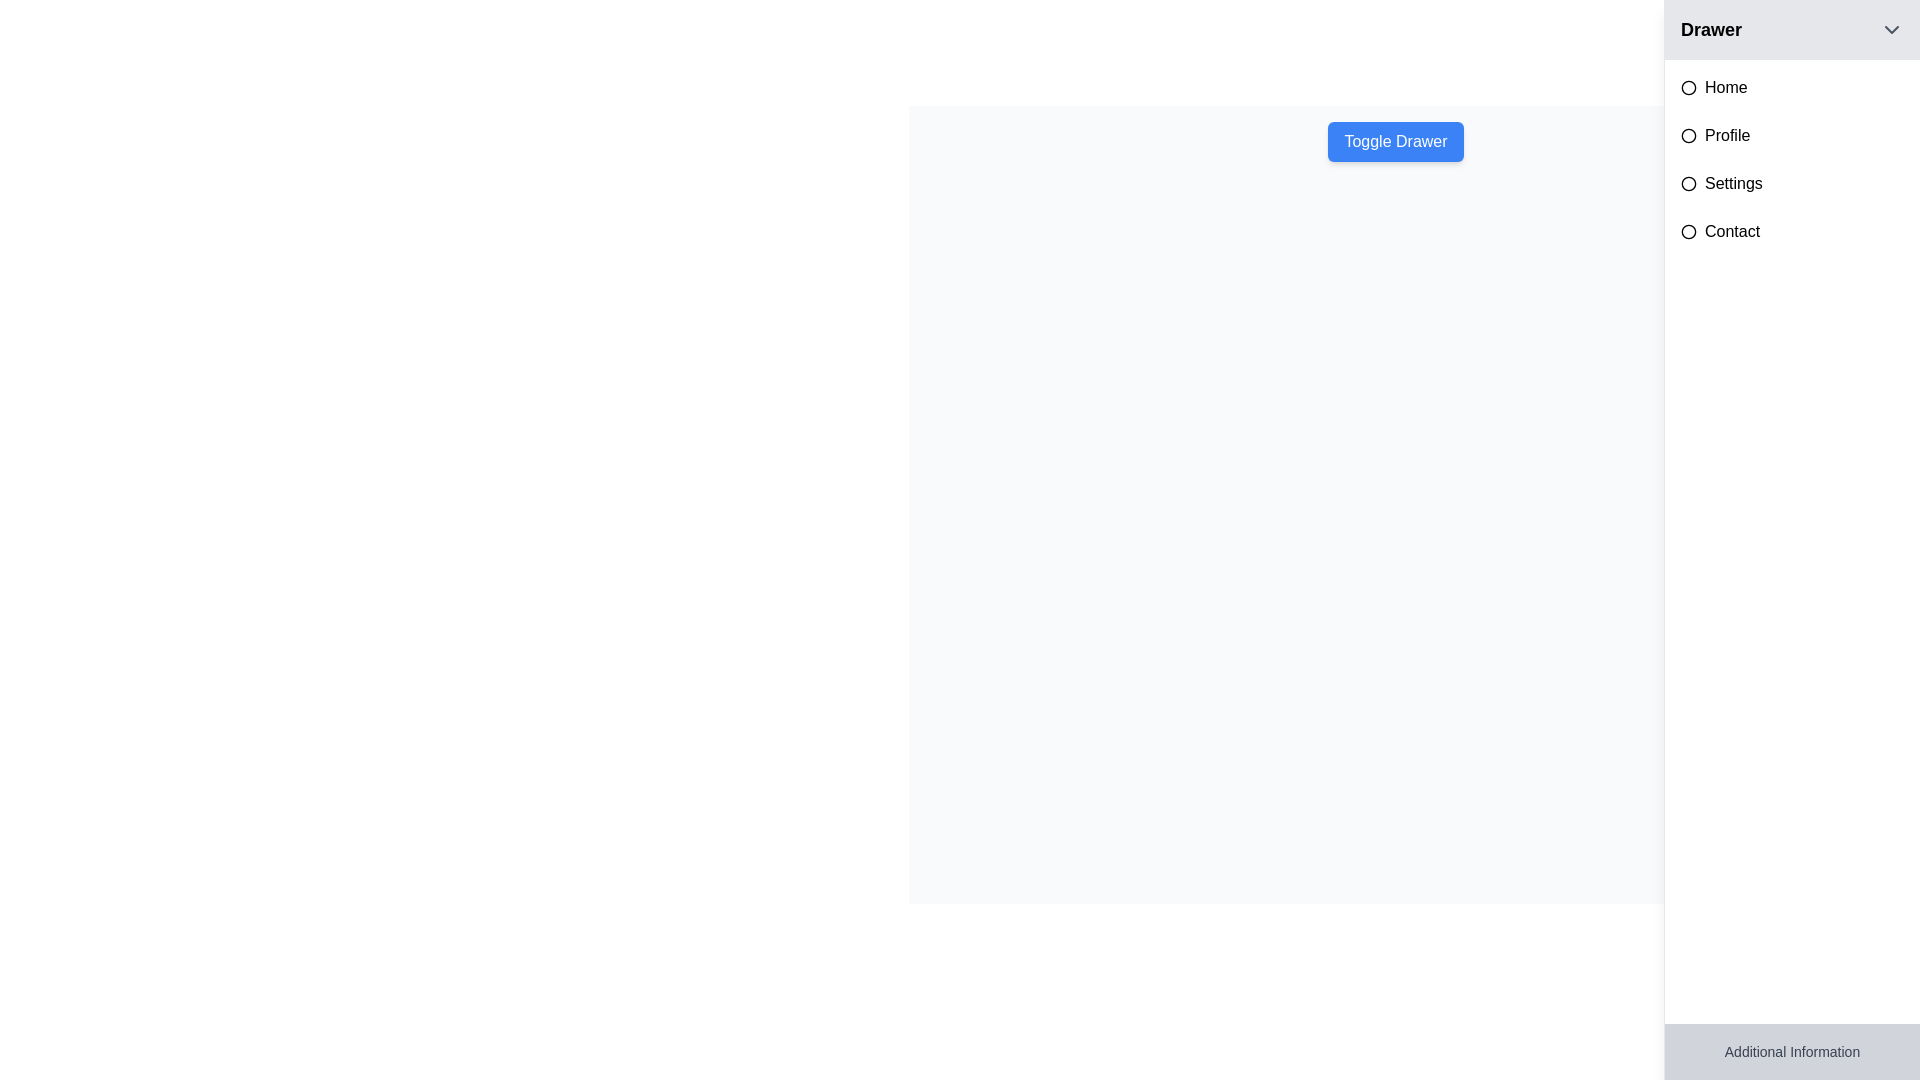  What do you see at coordinates (1688, 87) in the screenshot?
I see `the circular graphical icon located at the beginning of the 'Home' menu item in the vertical menu layout` at bounding box center [1688, 87].